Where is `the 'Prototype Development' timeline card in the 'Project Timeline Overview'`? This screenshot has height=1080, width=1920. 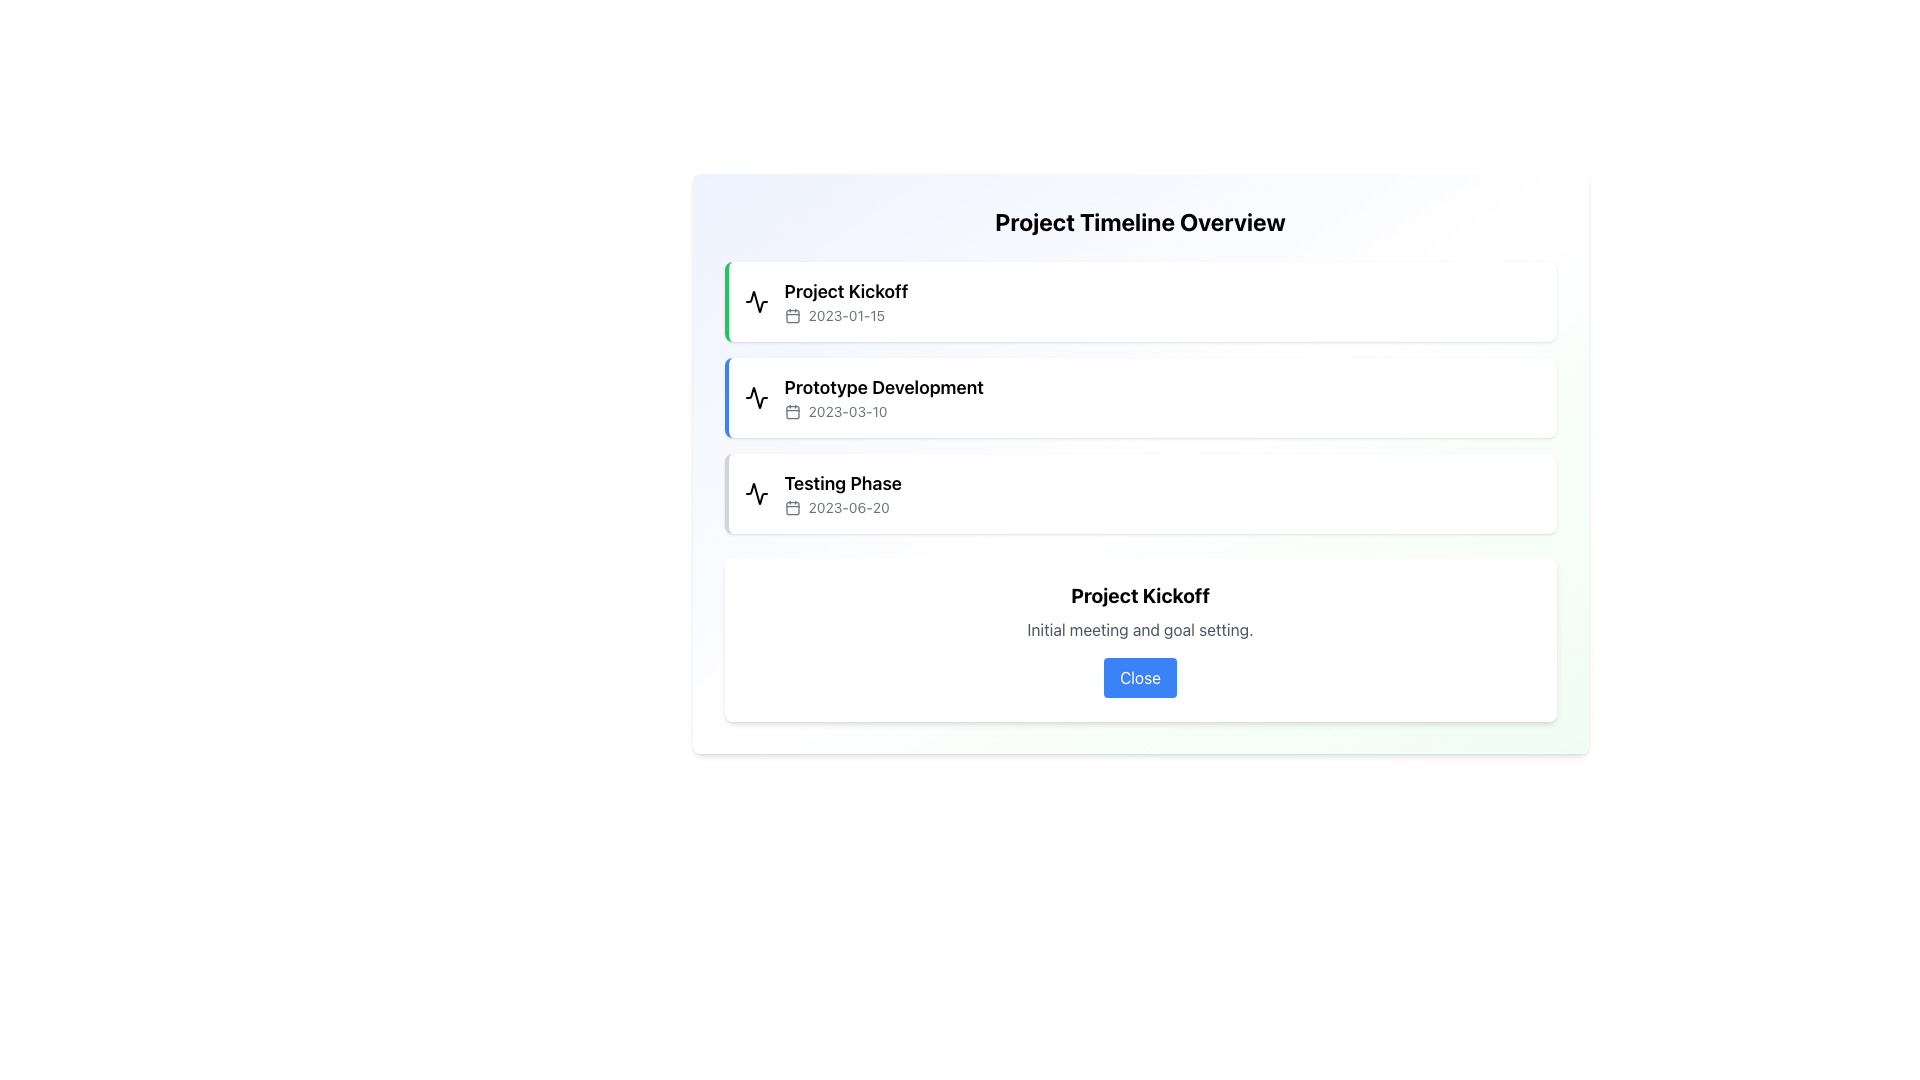 the 'Prototype Development' timeline card in the 'Project Timeline Overview' is located at coordinates (1140, 397).